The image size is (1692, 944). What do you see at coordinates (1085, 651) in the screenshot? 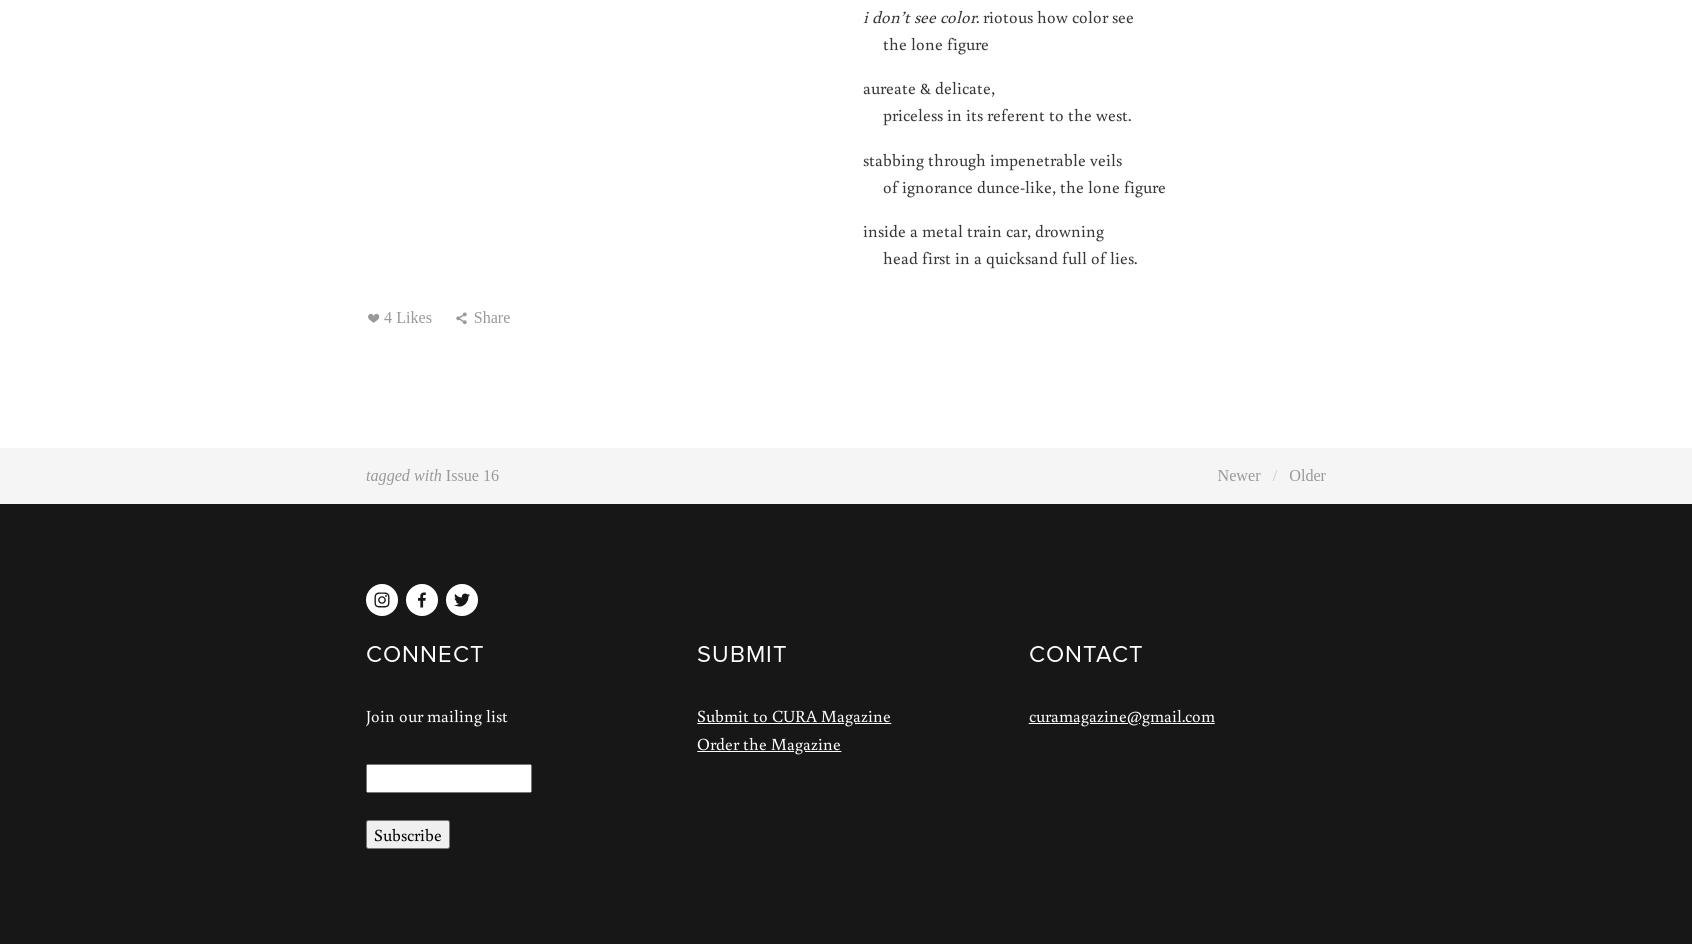
I see `'CONTACT'` at bounding box center [1085, 651].